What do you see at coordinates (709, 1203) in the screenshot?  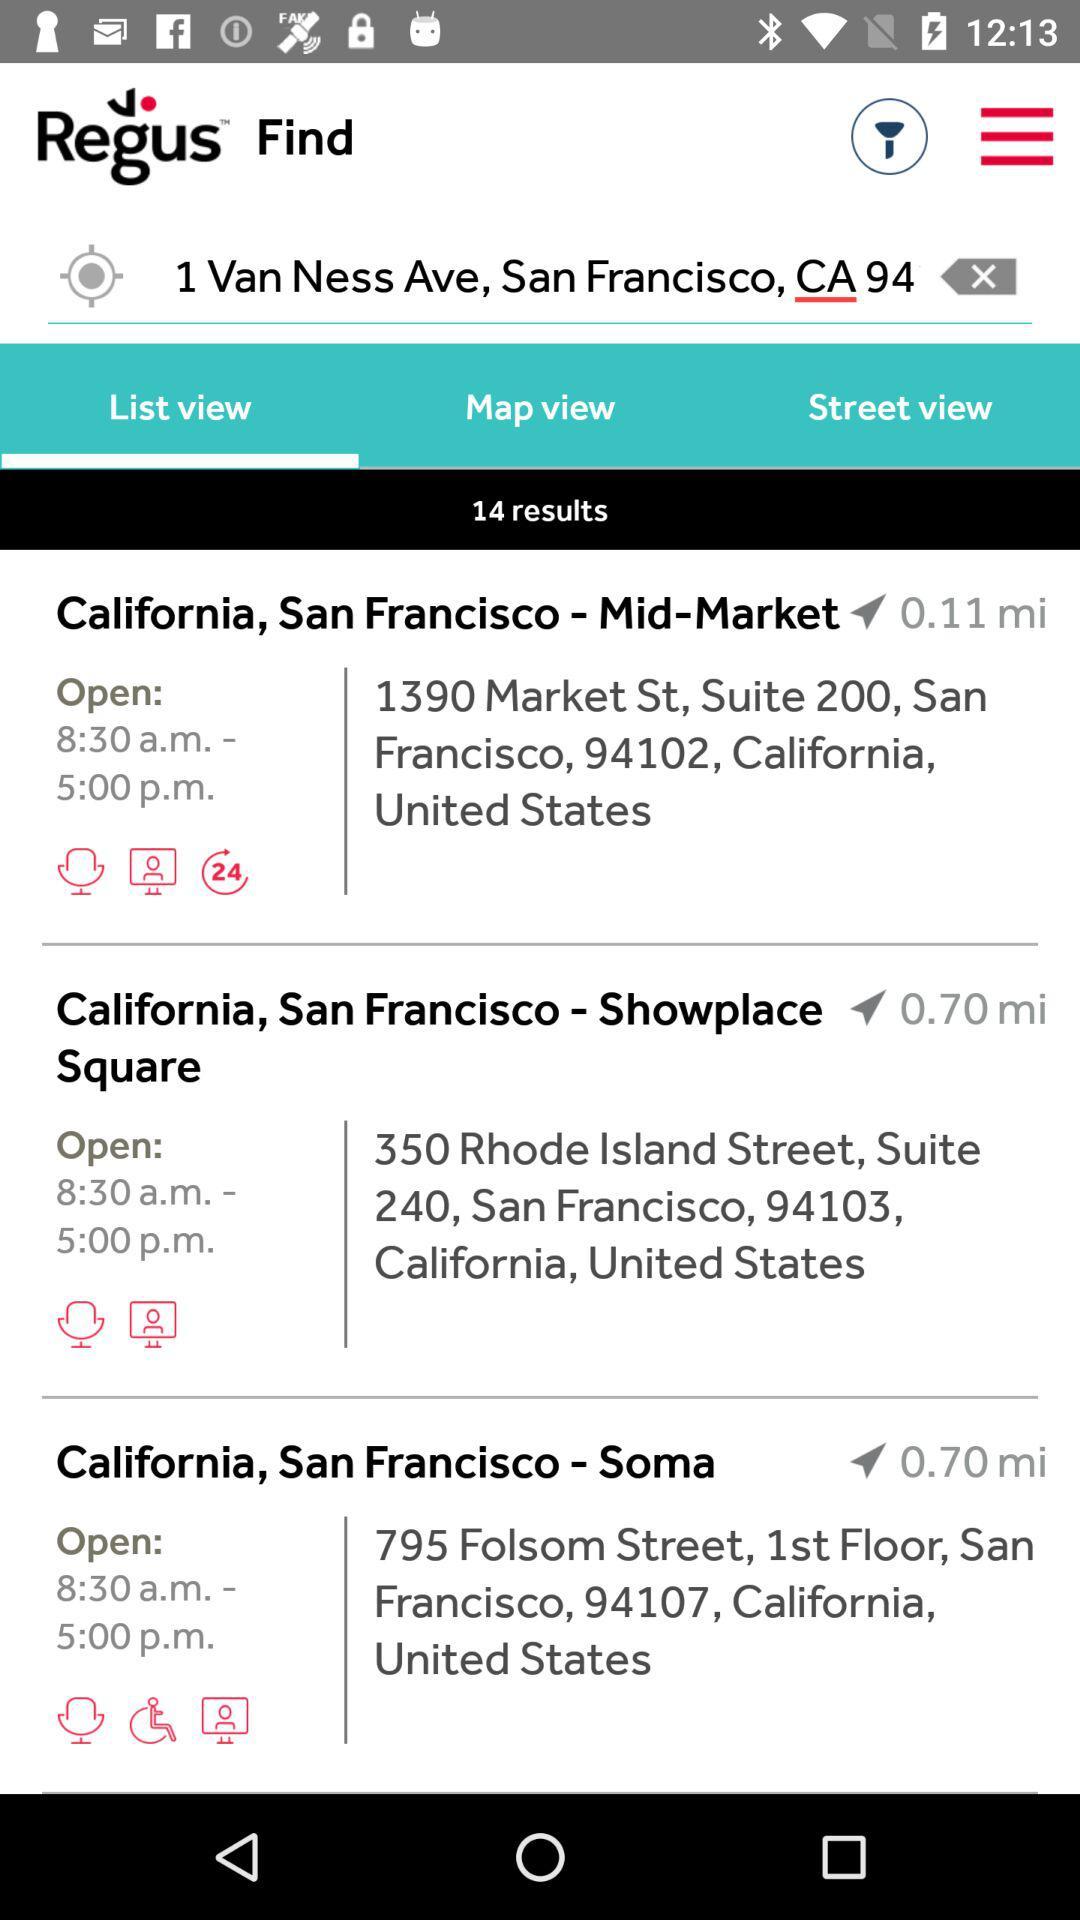 I see `350 rhode island` at bounding box center [709, 1203].